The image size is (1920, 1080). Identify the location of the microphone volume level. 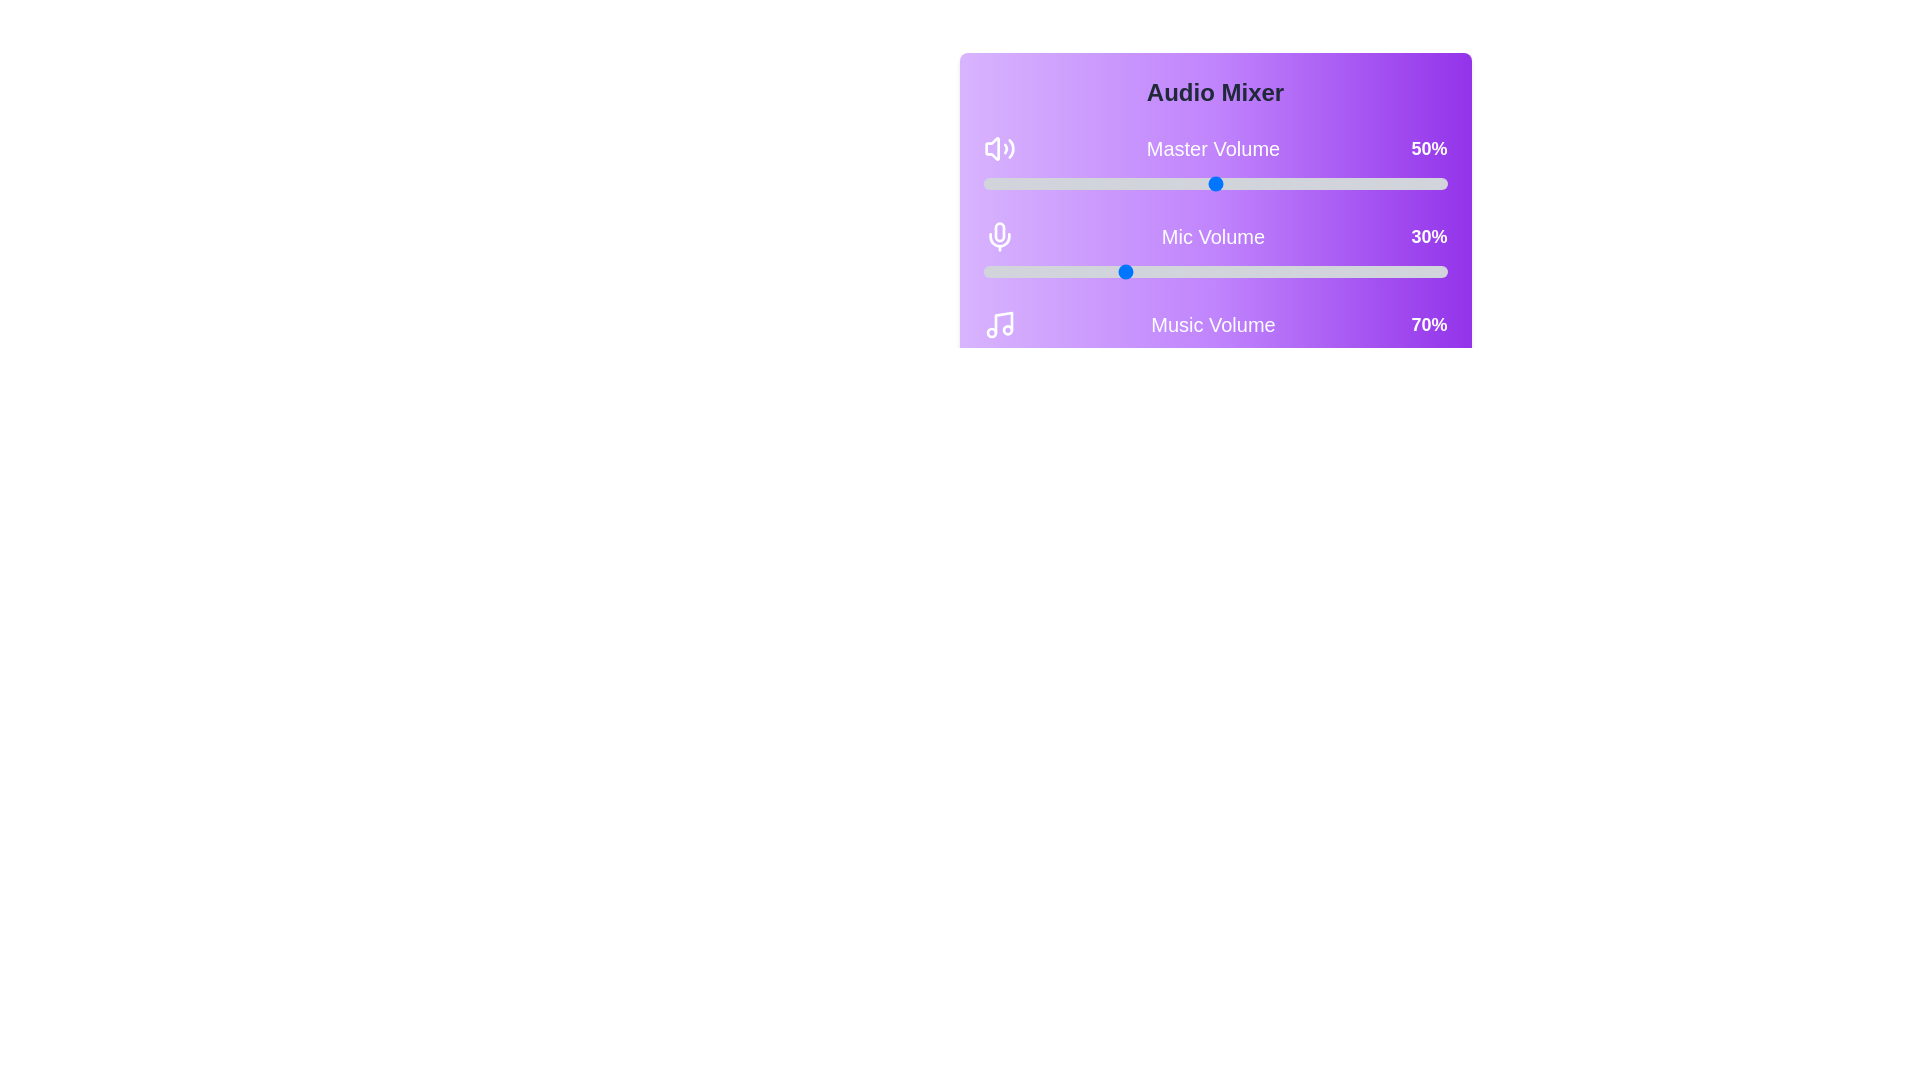
(1136, 272).